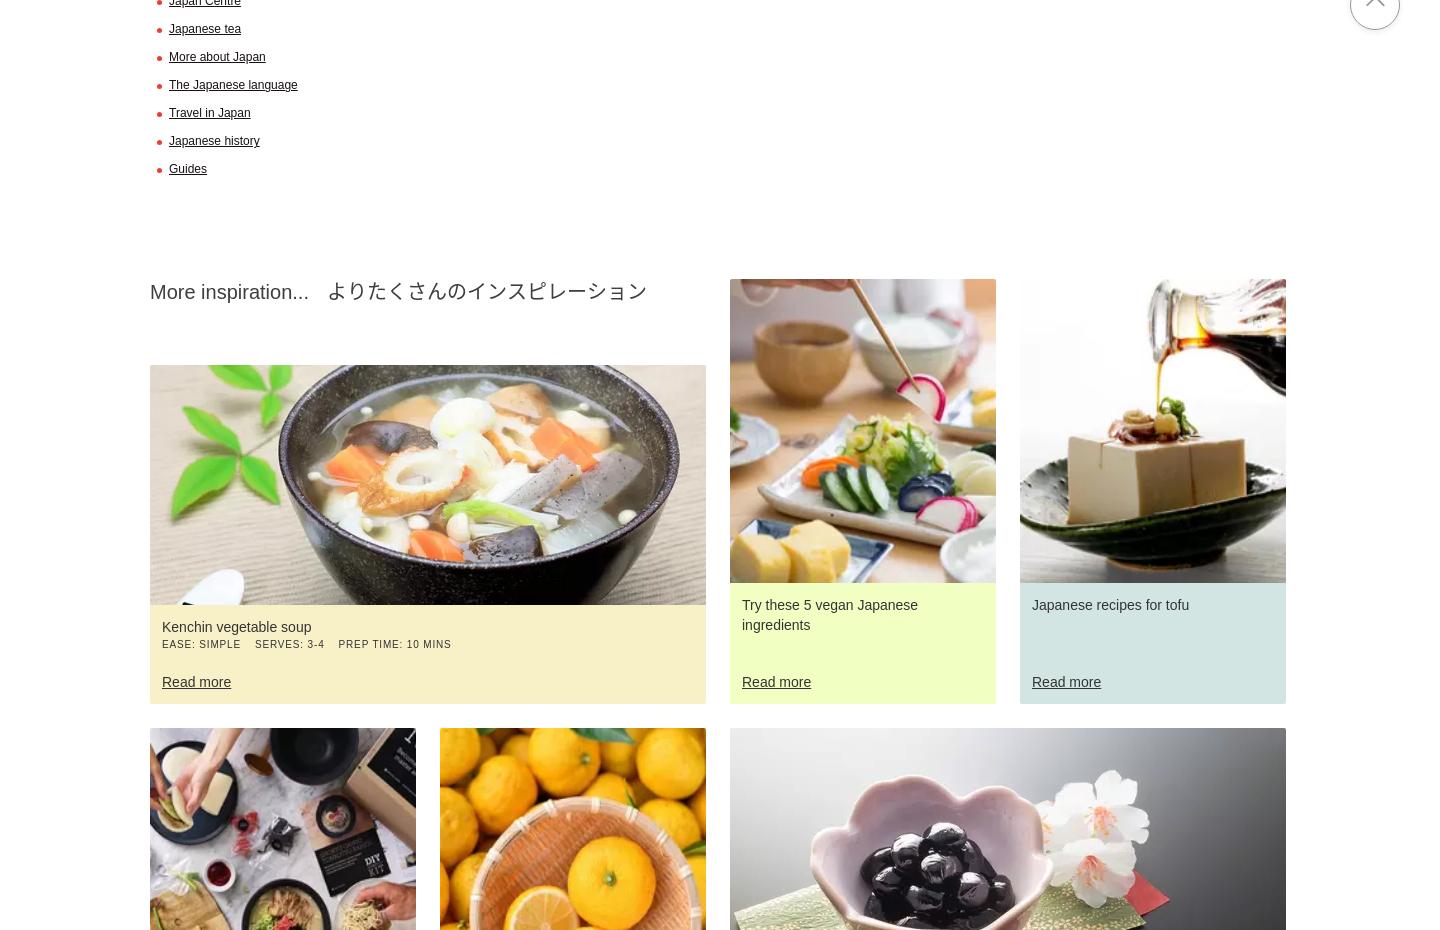 The image size is (1440, 930). Describe the element at coordinates (276, 643) in the screenshot. I see `'Serves'` at that location.